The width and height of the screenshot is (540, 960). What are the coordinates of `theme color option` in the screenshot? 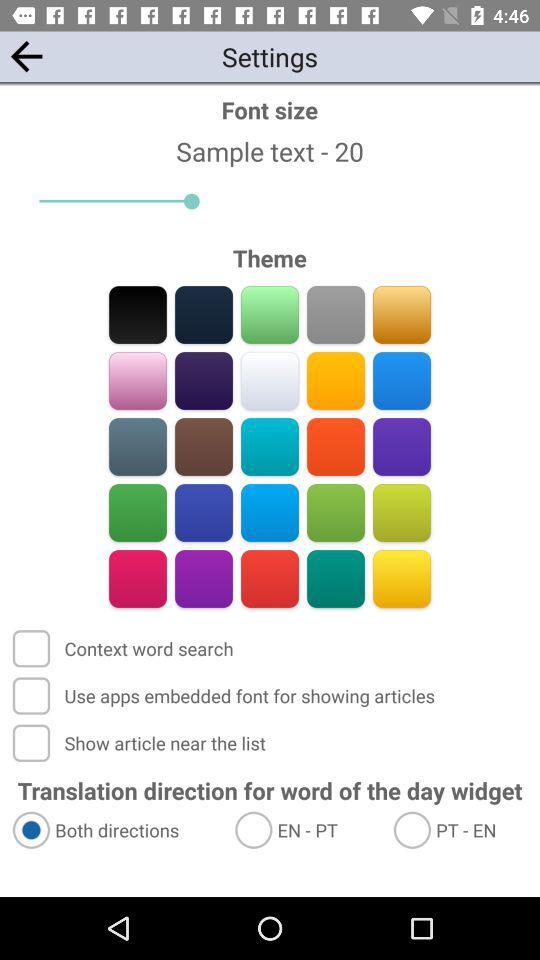 It's located at (401, 380).